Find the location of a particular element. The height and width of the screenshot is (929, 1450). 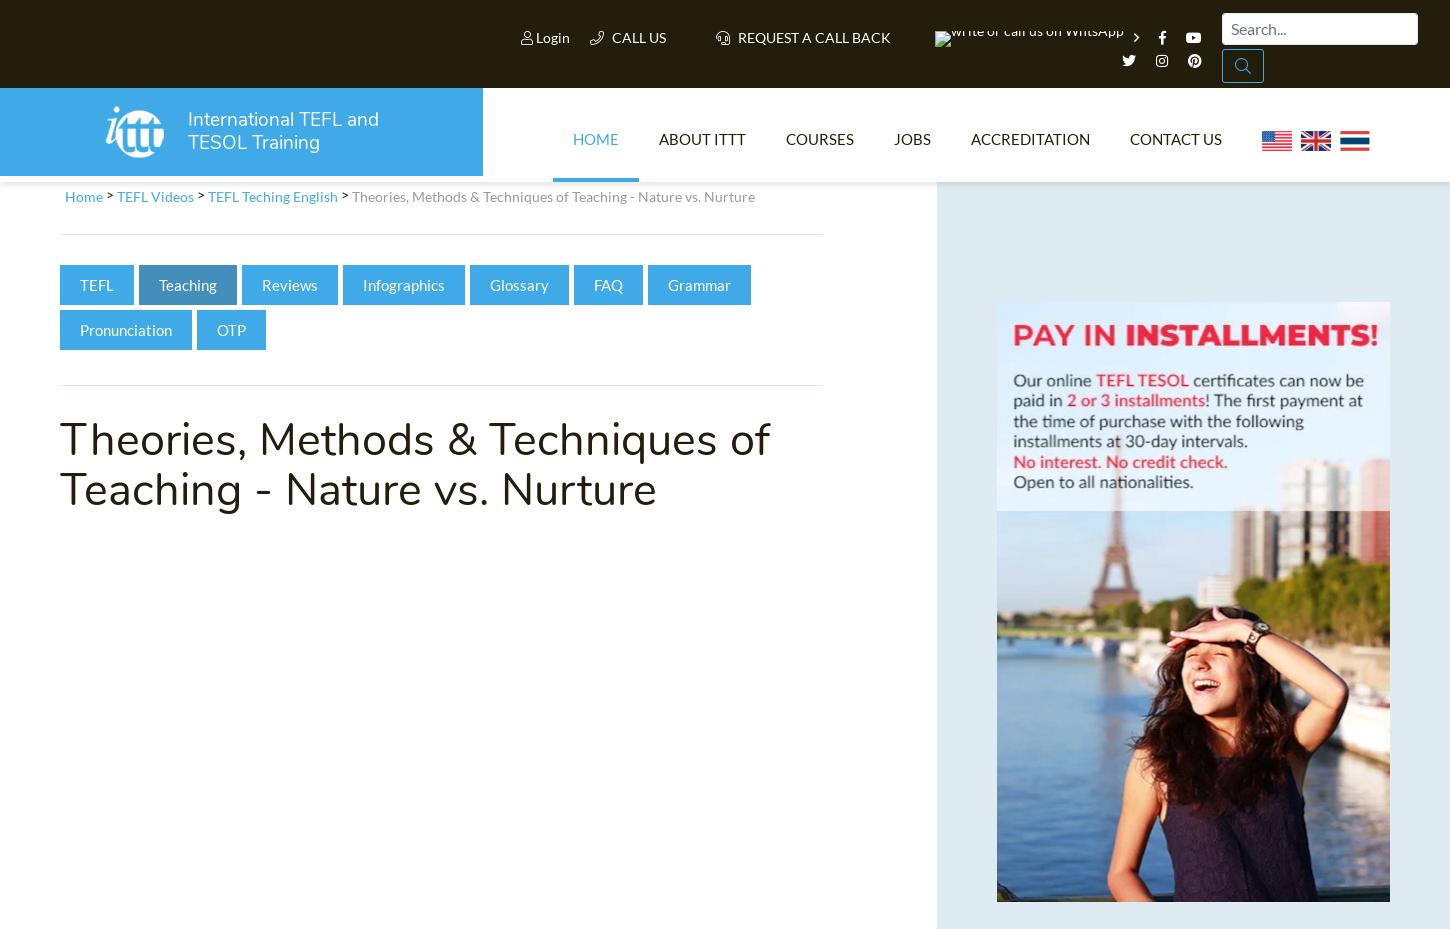

'Reviews' is located at coordinates (290, 291).